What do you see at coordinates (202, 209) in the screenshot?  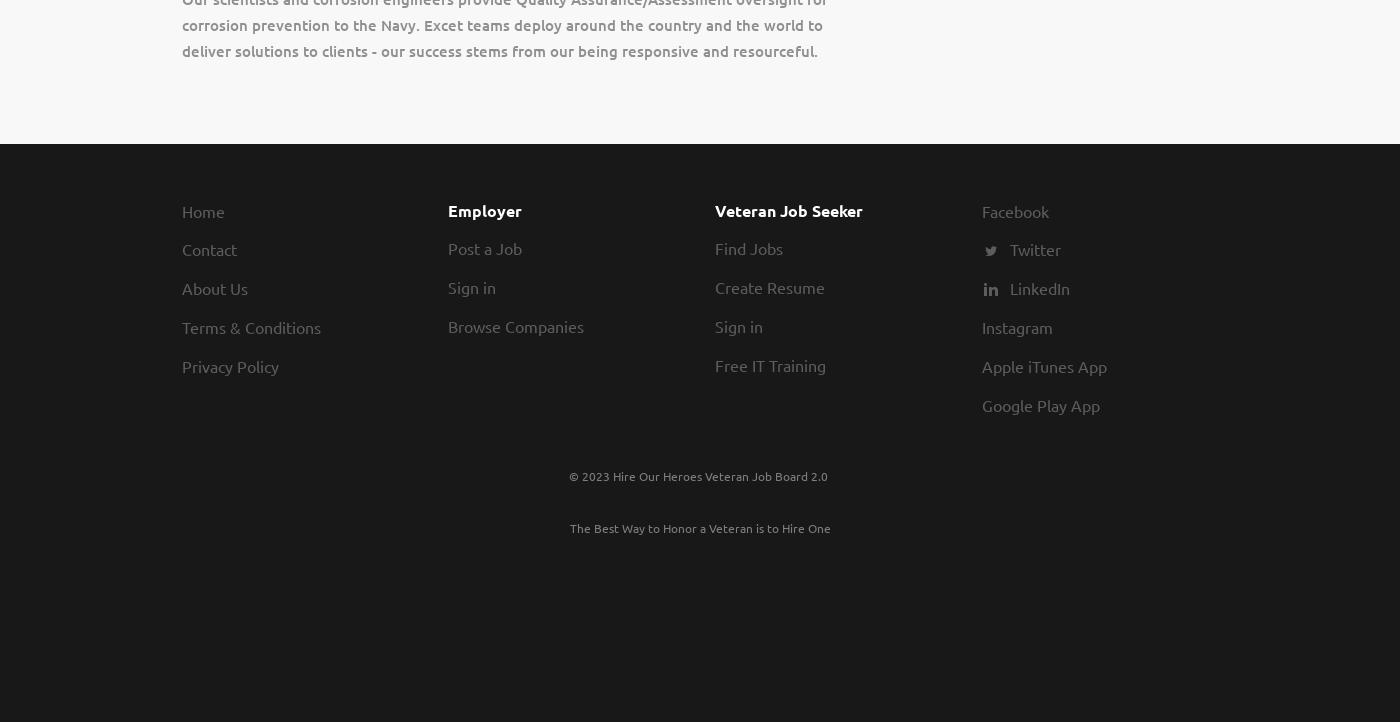 I see `'Home'` at bounding box center [202, 209].